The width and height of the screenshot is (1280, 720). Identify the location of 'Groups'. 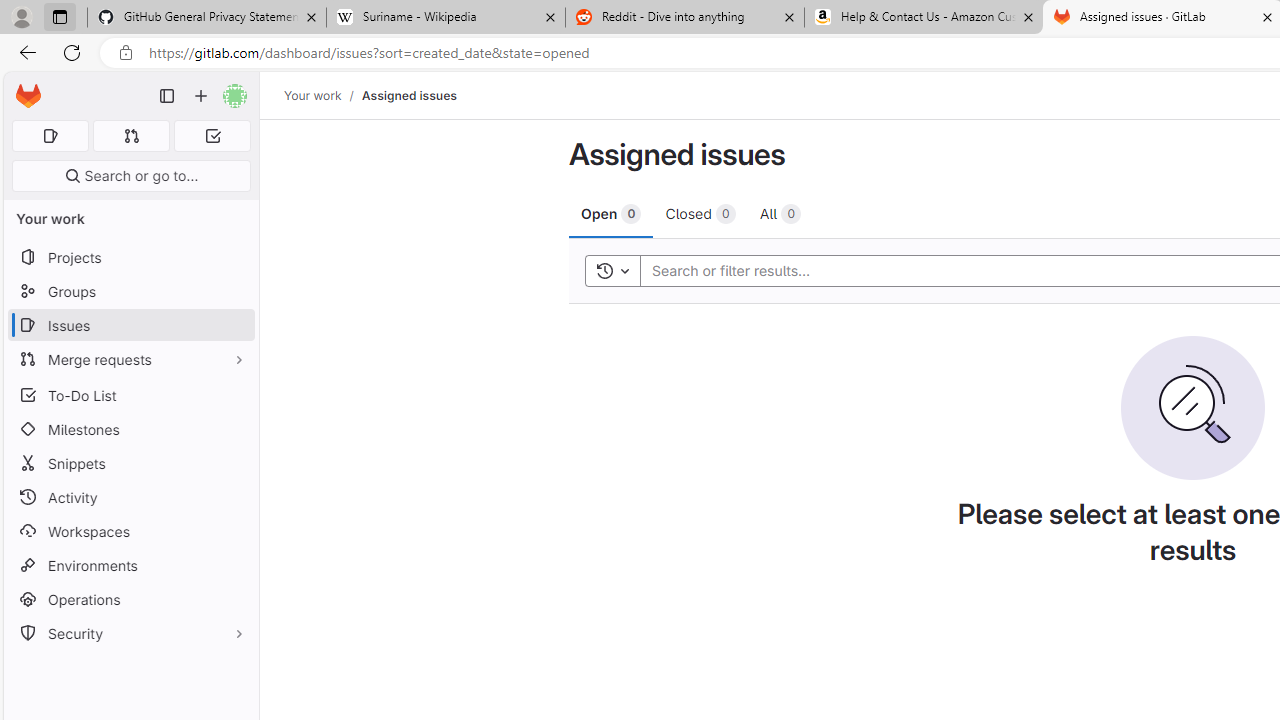
(130, 291).